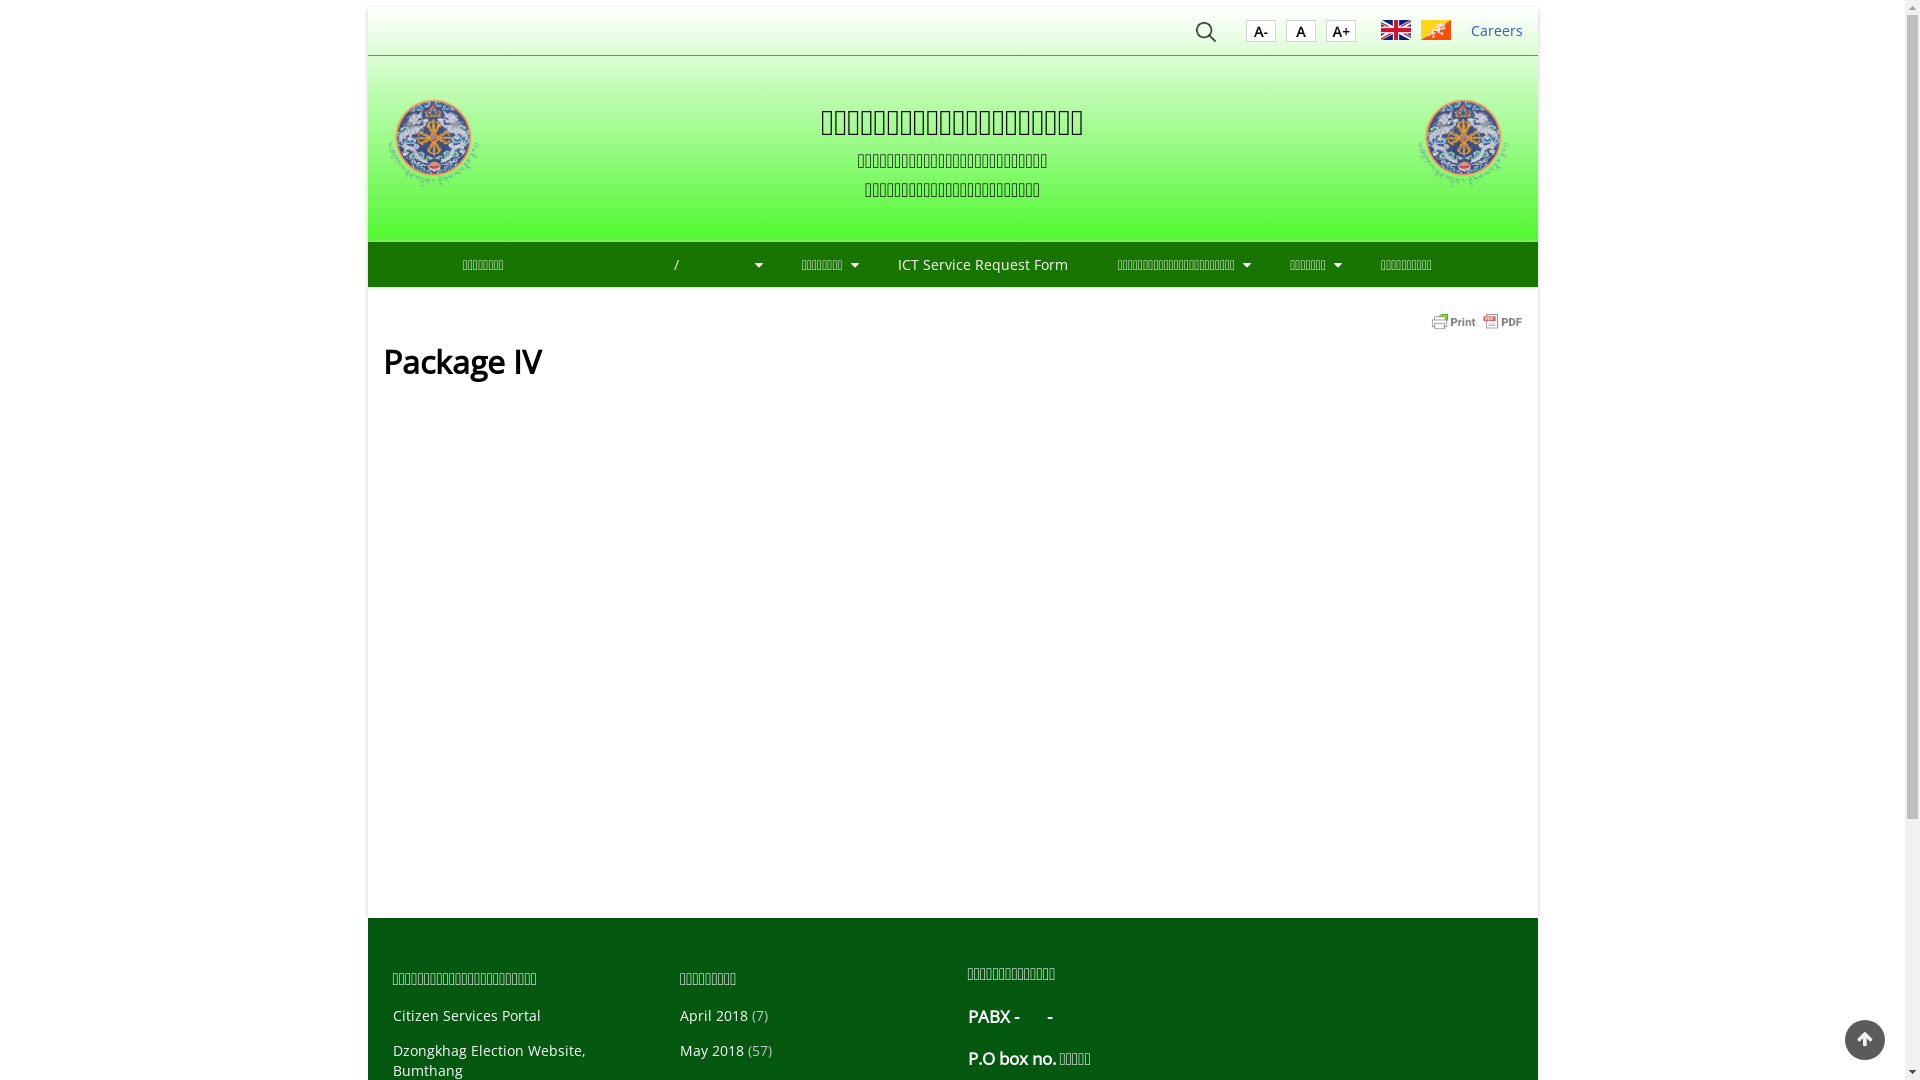 The width and height of the screenshot is (1920, 1080). Describe the element at coordinates (1260, 34) in the screenshot. I see `'A'` at that location.